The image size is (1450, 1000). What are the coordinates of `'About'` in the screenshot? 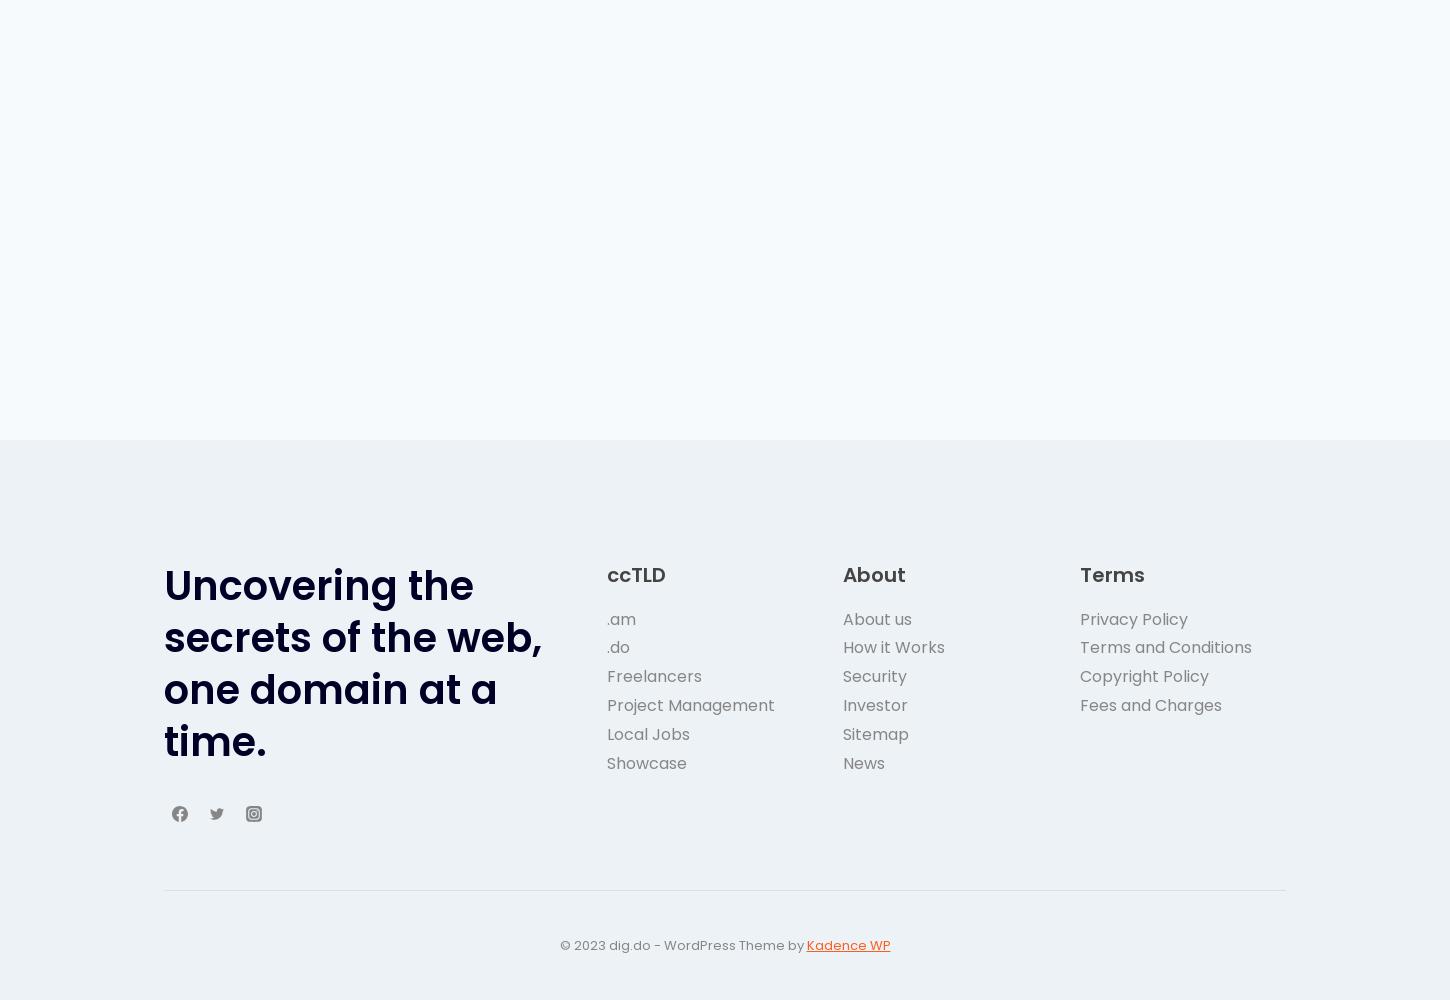 It's located at (873, 573).